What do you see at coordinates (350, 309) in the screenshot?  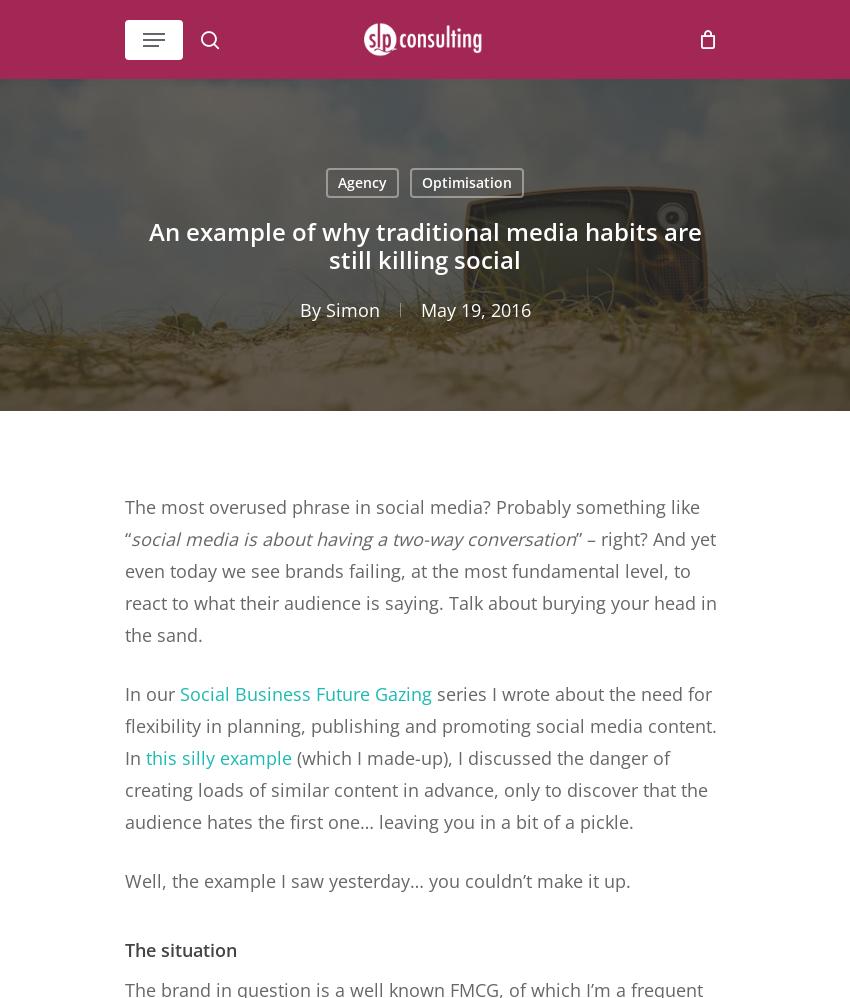 I see `'Simon'` at bounding box center [350, 309].